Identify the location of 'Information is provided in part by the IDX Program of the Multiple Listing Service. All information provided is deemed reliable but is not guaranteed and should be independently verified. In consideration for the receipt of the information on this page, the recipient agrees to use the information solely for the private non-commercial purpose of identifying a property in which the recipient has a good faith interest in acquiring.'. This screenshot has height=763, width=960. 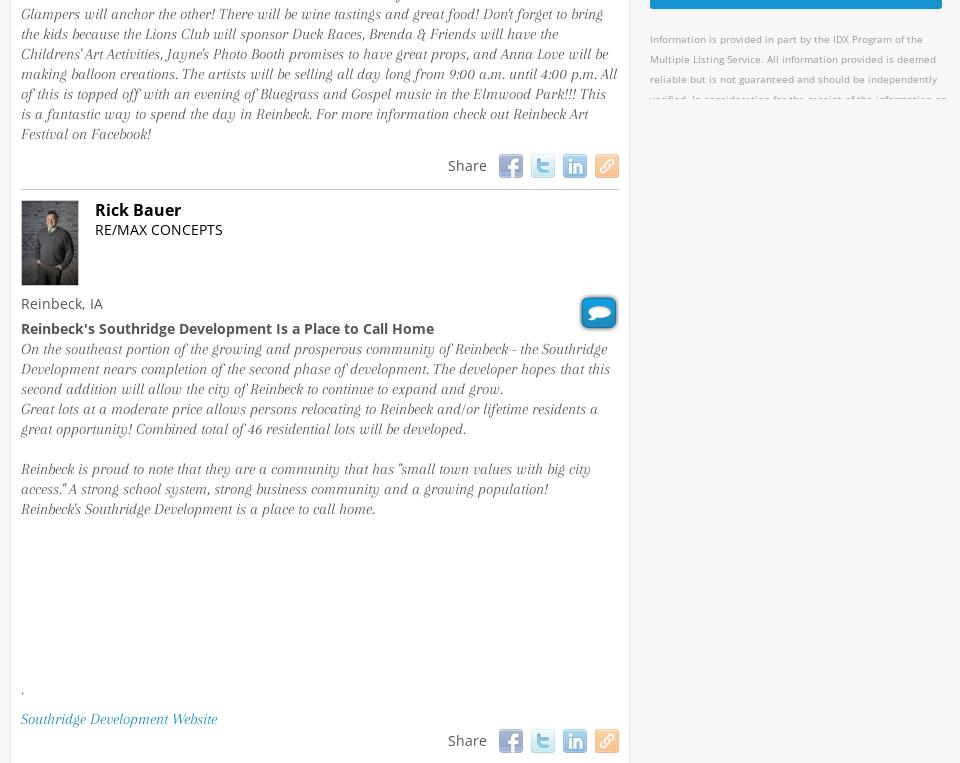
(798, 109).